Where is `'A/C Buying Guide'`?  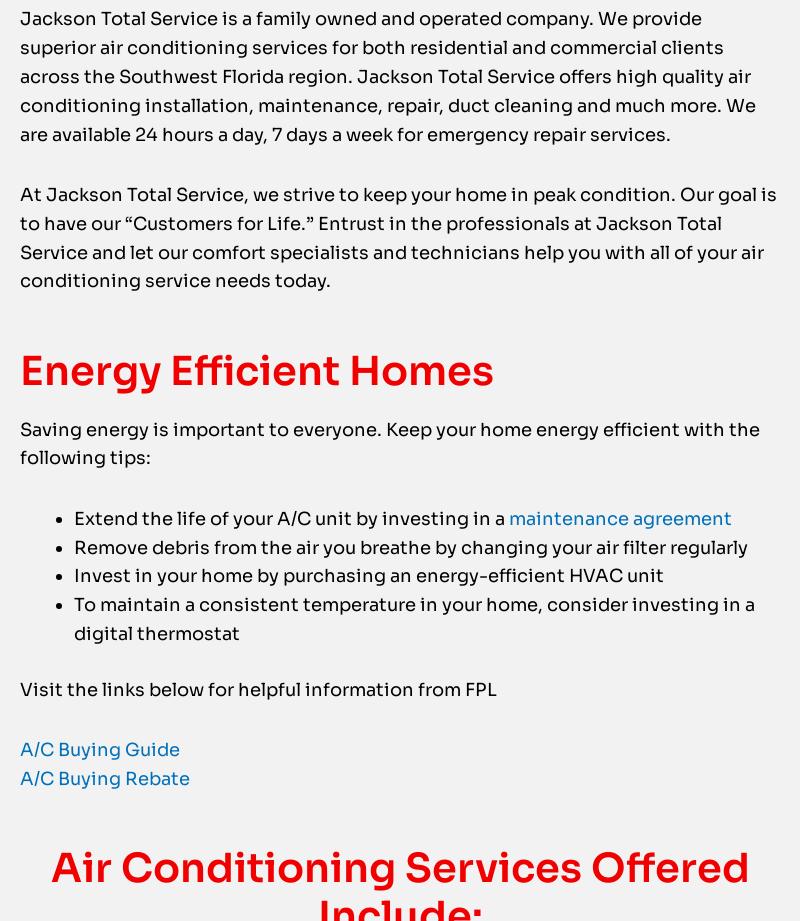 'A/C Buying Guide' is located at coordinates (100, 789).